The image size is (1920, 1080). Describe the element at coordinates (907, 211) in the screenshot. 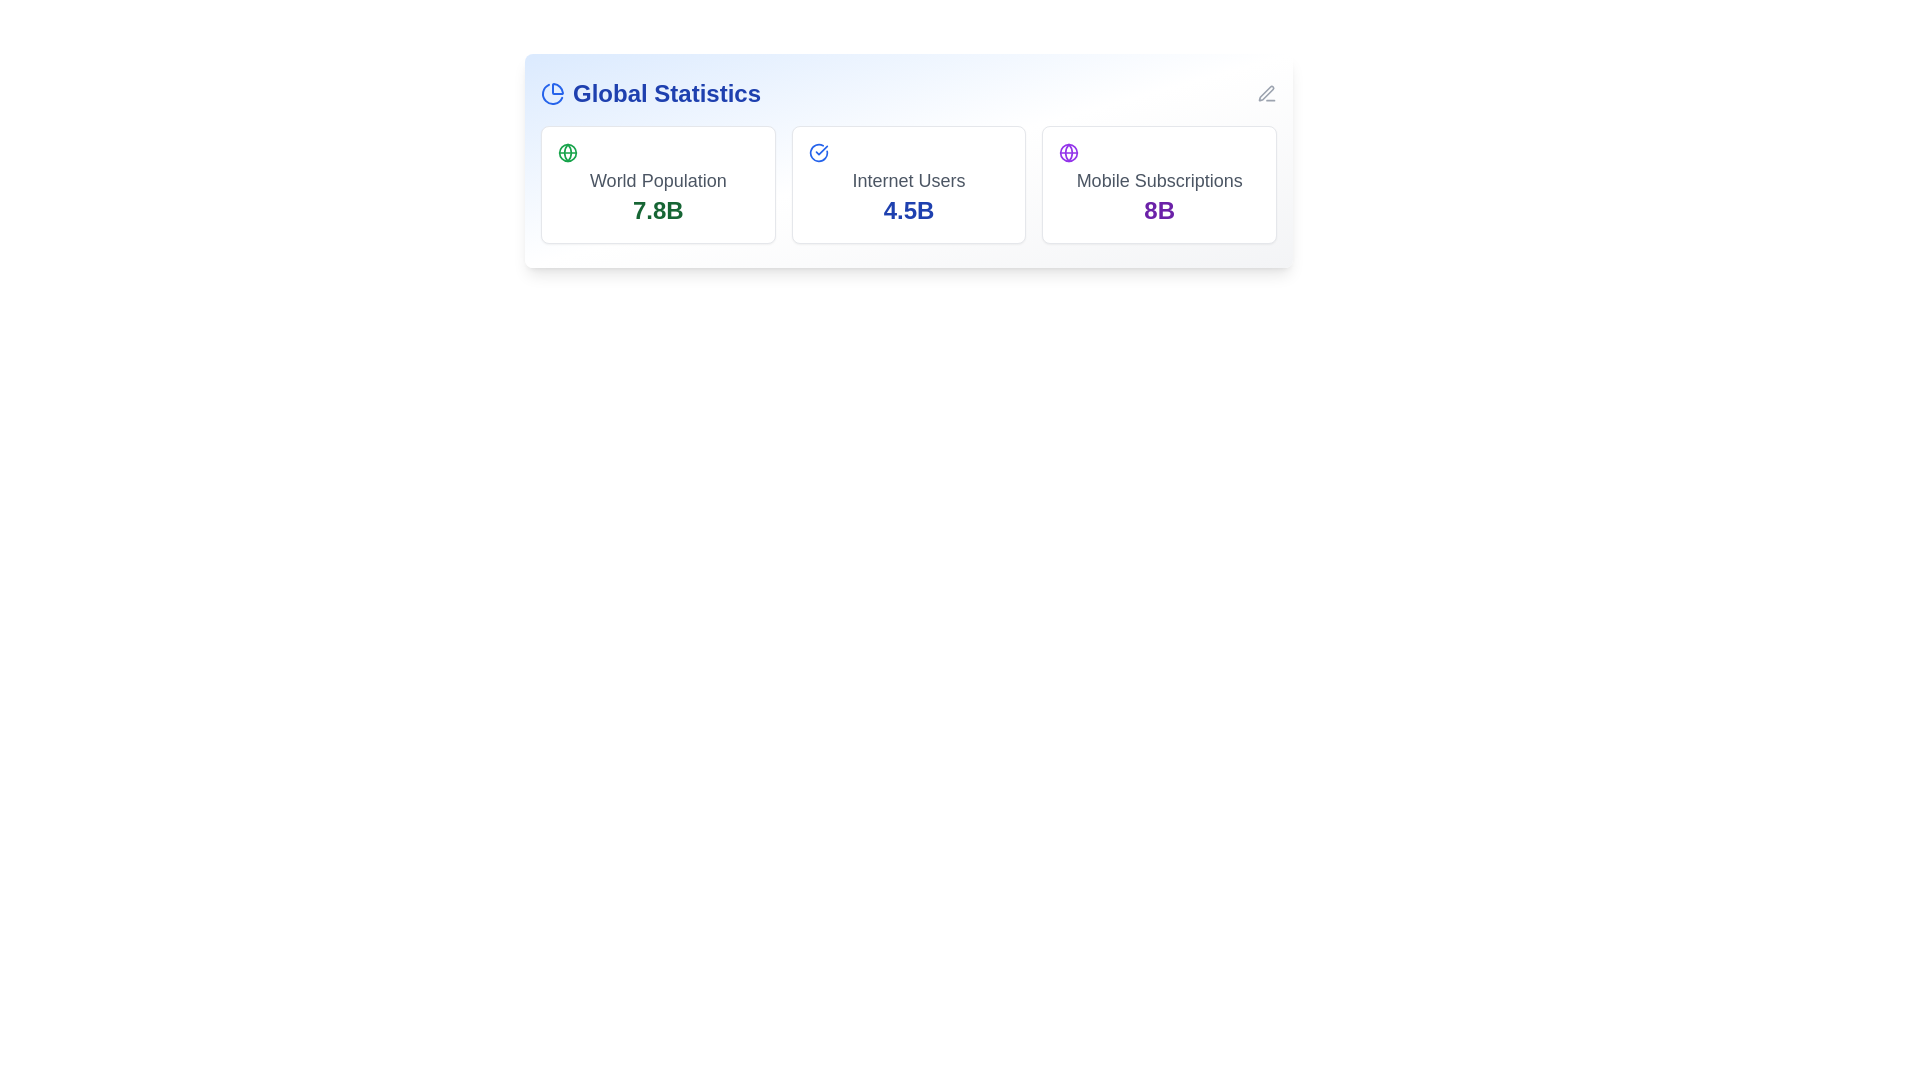

I see `the text display showing '4.5B' in bold blue font, located under the title 'Internet Users' in the card layout` at that location.